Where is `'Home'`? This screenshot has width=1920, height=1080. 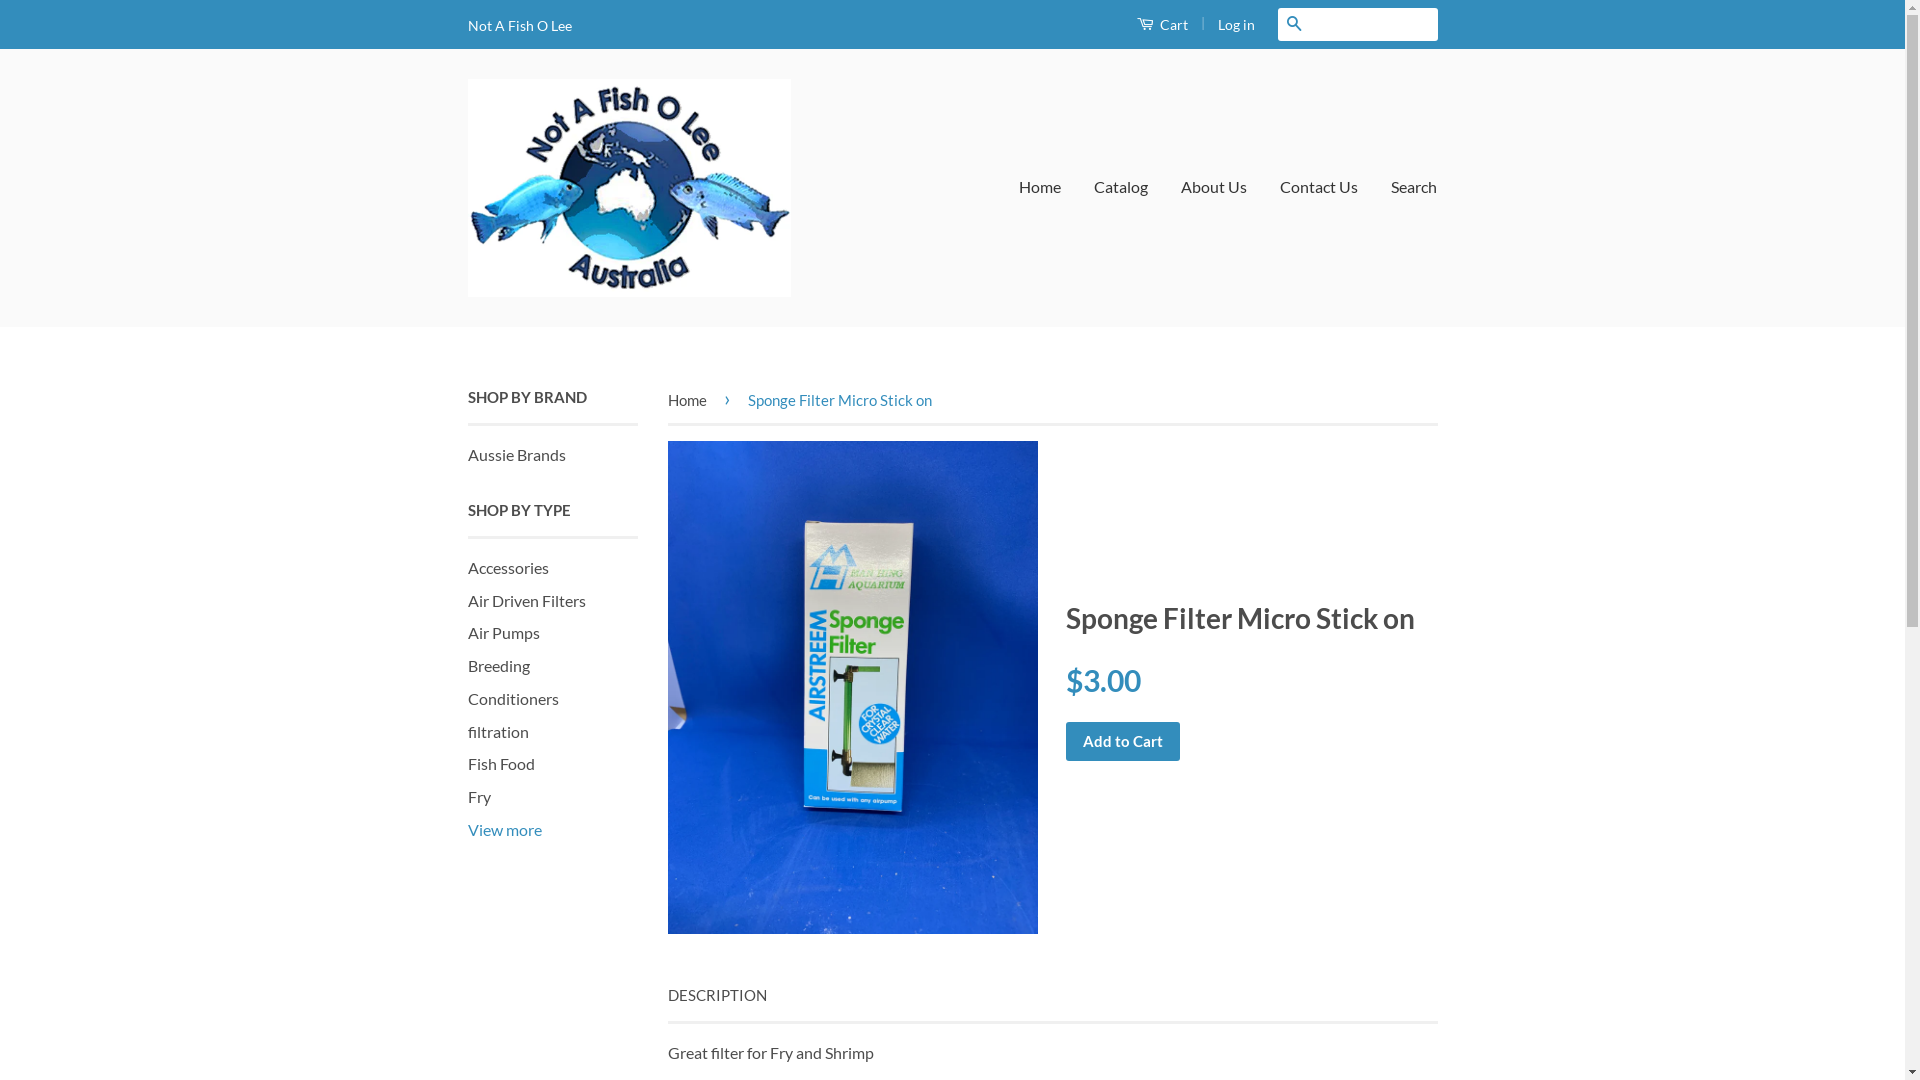
'Home' is located at coordinates (1046, 187).